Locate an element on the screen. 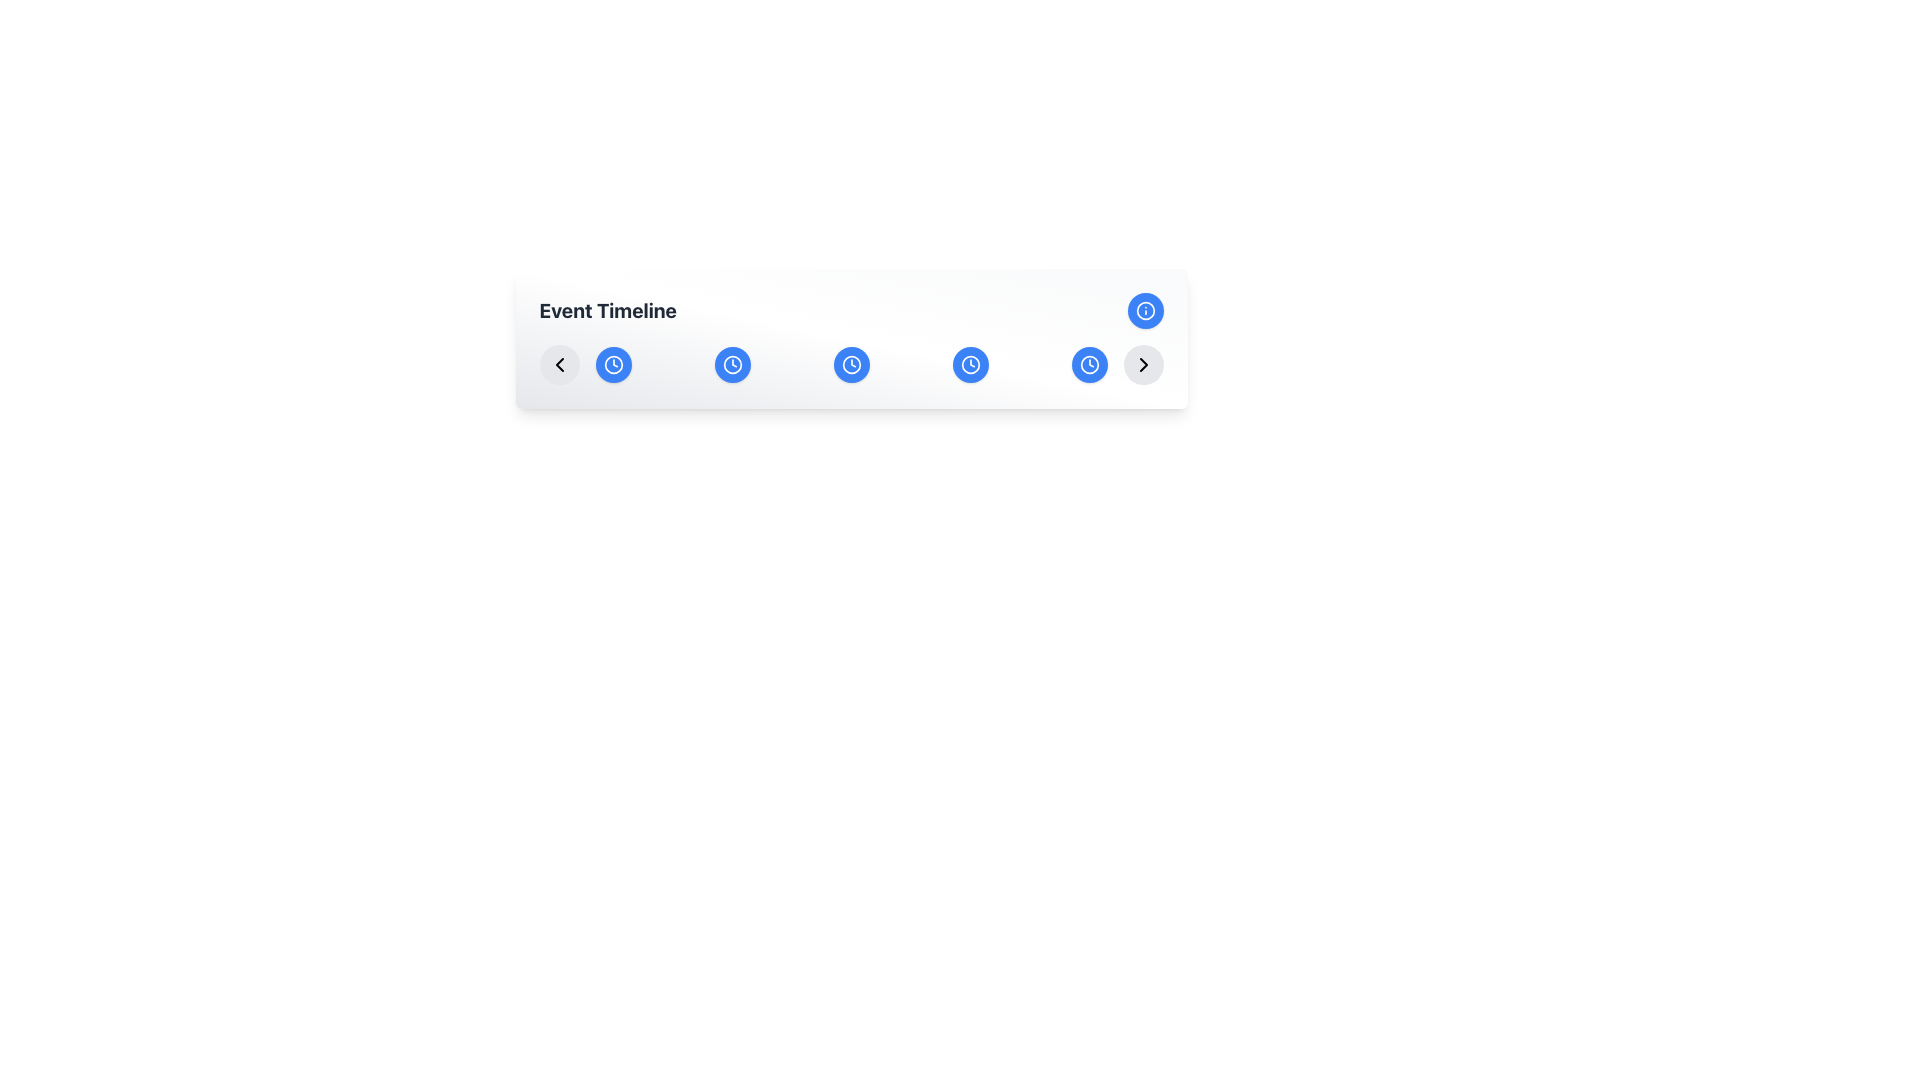 Image resolution: width=1920 pixels, height=1080 pixels. the first circular button with a blue background and a white clock icon in the timeline navigation bar, located towards the top-left section is located at coordinates (612, 365).